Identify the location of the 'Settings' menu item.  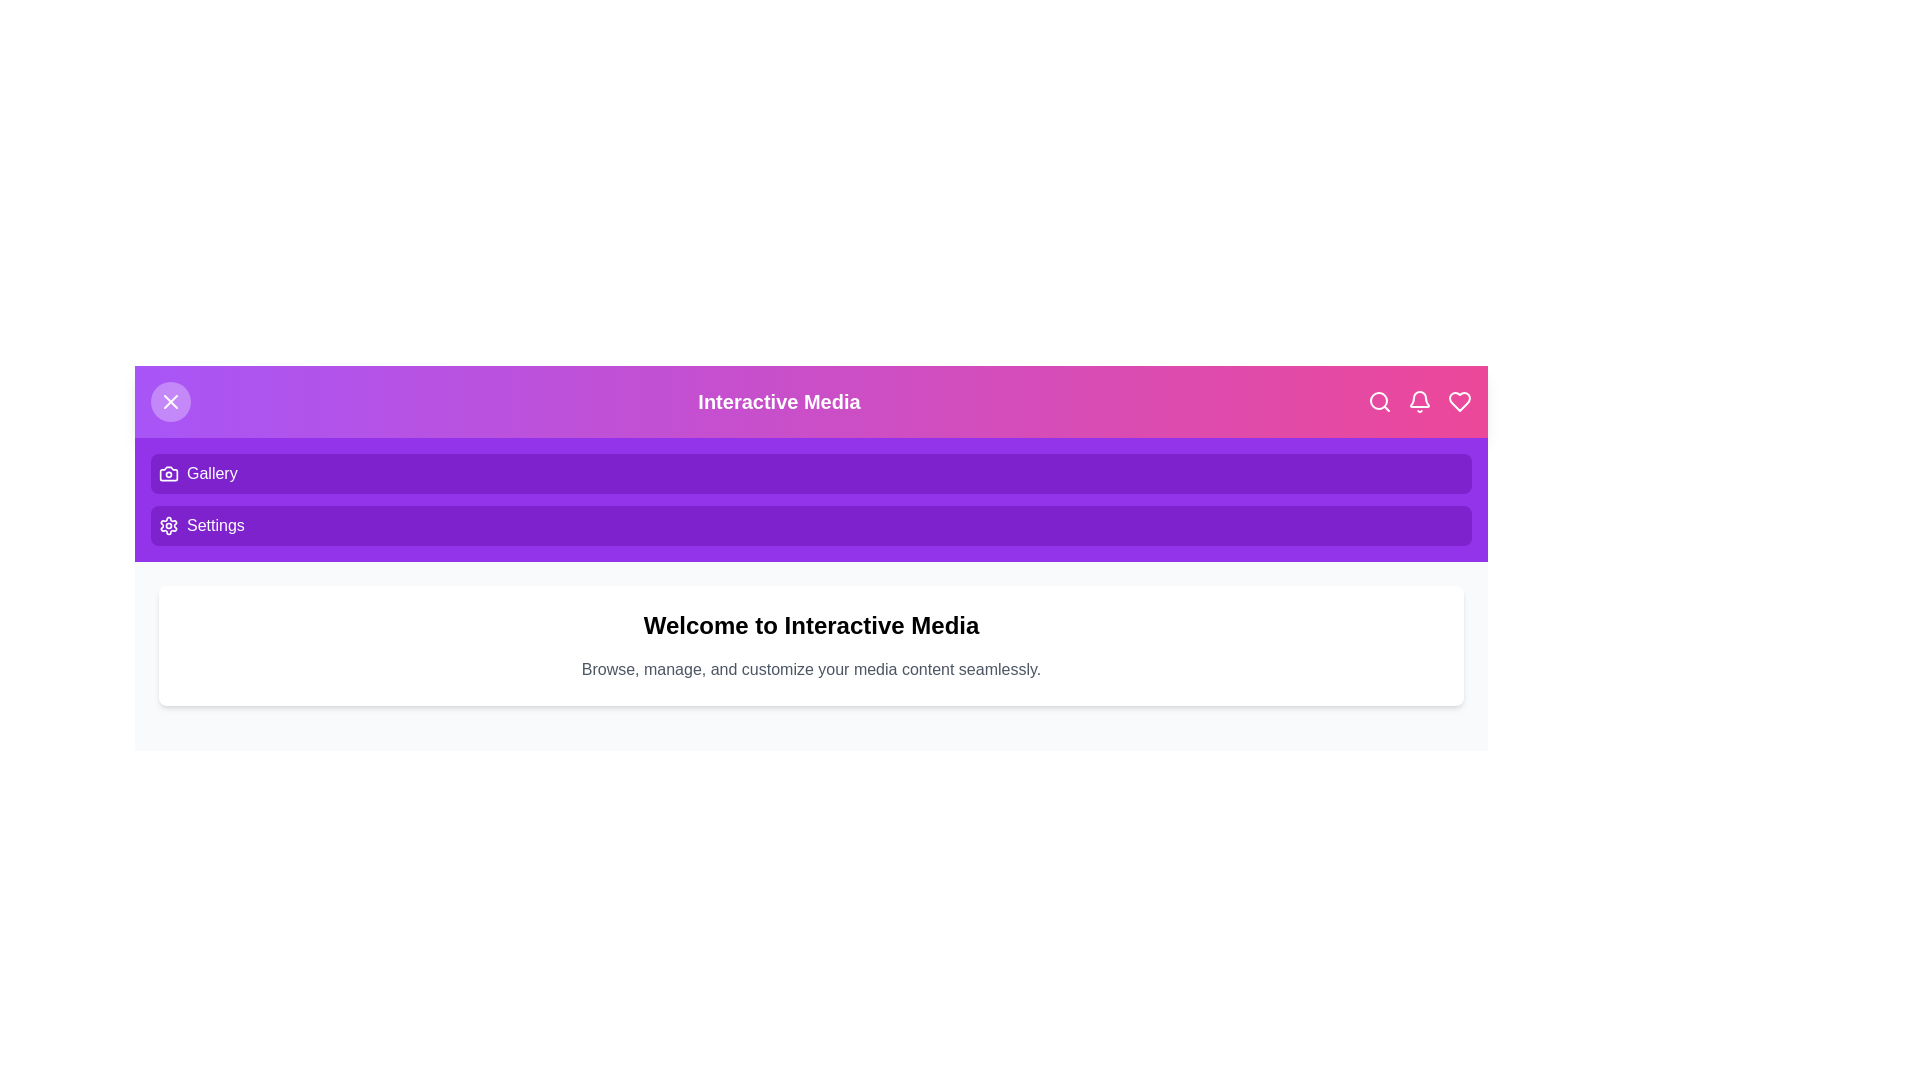
(216, 524).